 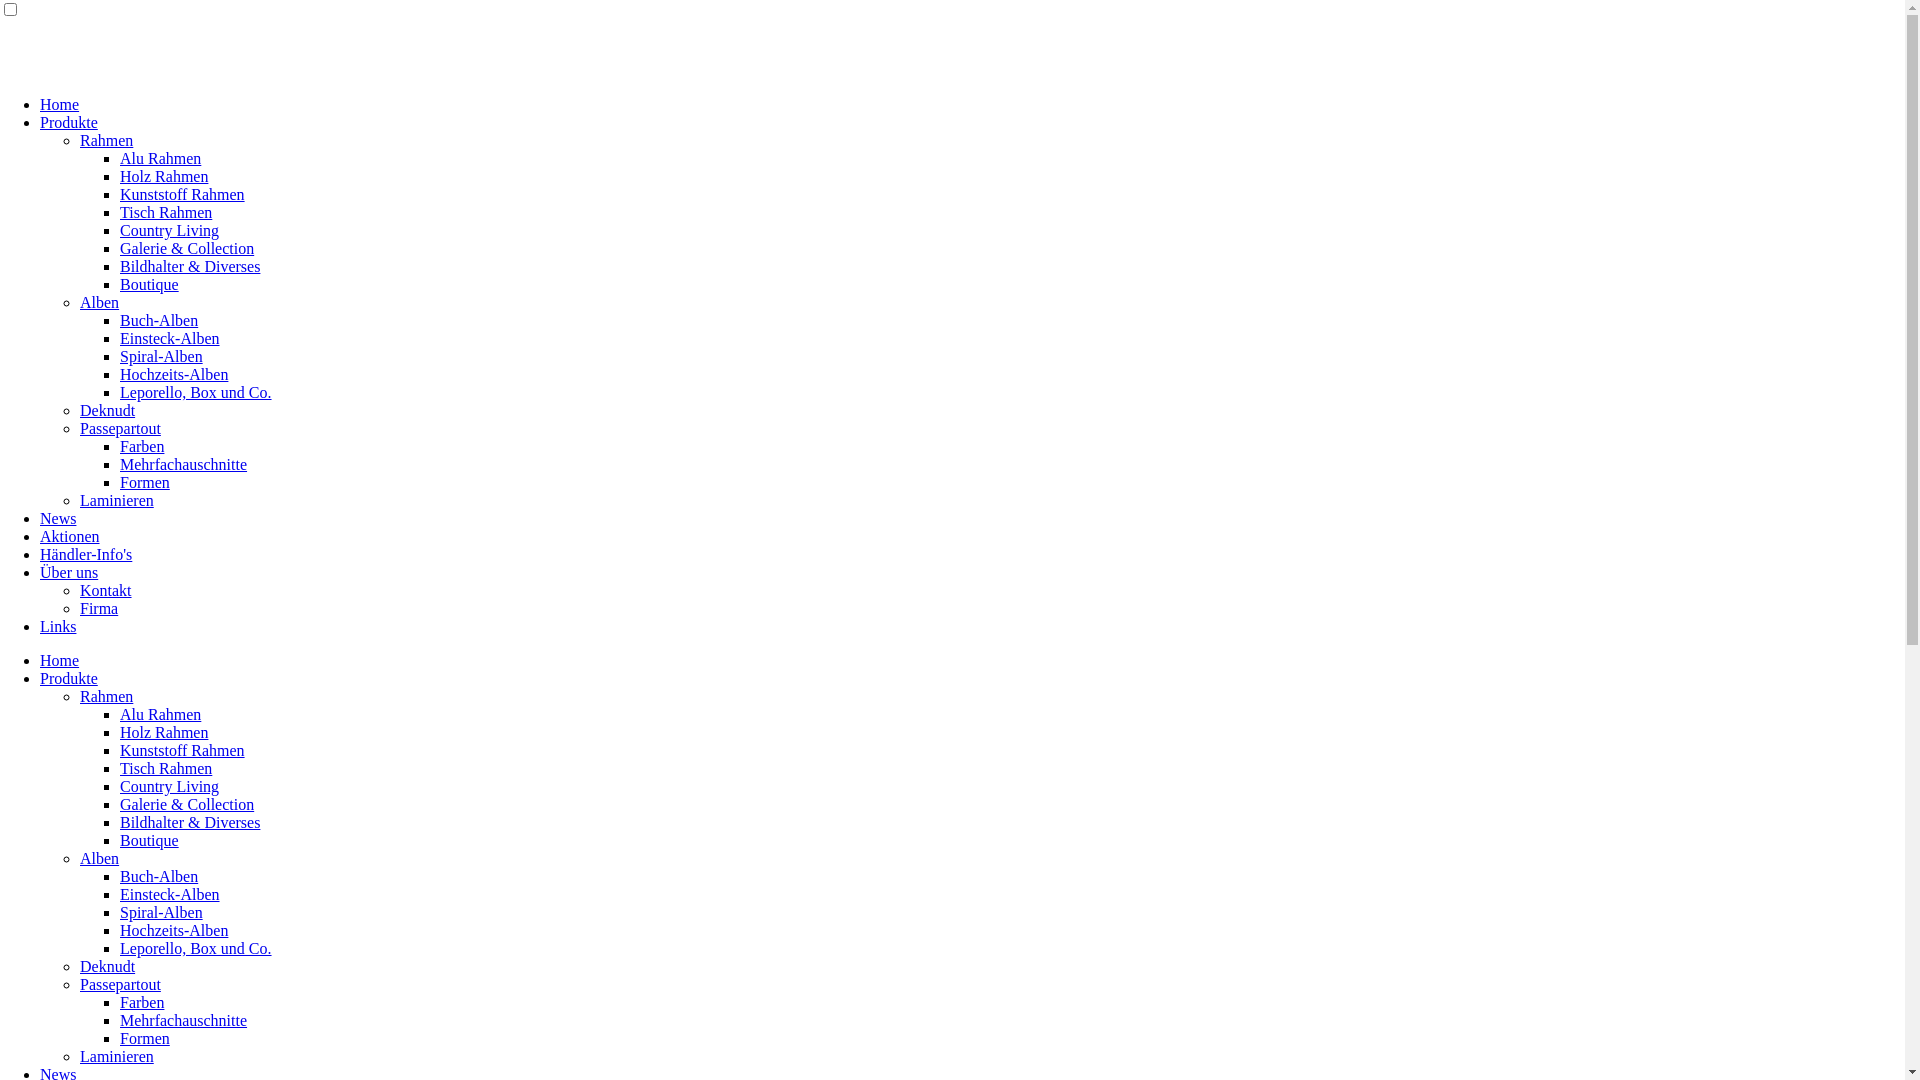 I want to click on 'Boutique', so click(x=148, y=840).